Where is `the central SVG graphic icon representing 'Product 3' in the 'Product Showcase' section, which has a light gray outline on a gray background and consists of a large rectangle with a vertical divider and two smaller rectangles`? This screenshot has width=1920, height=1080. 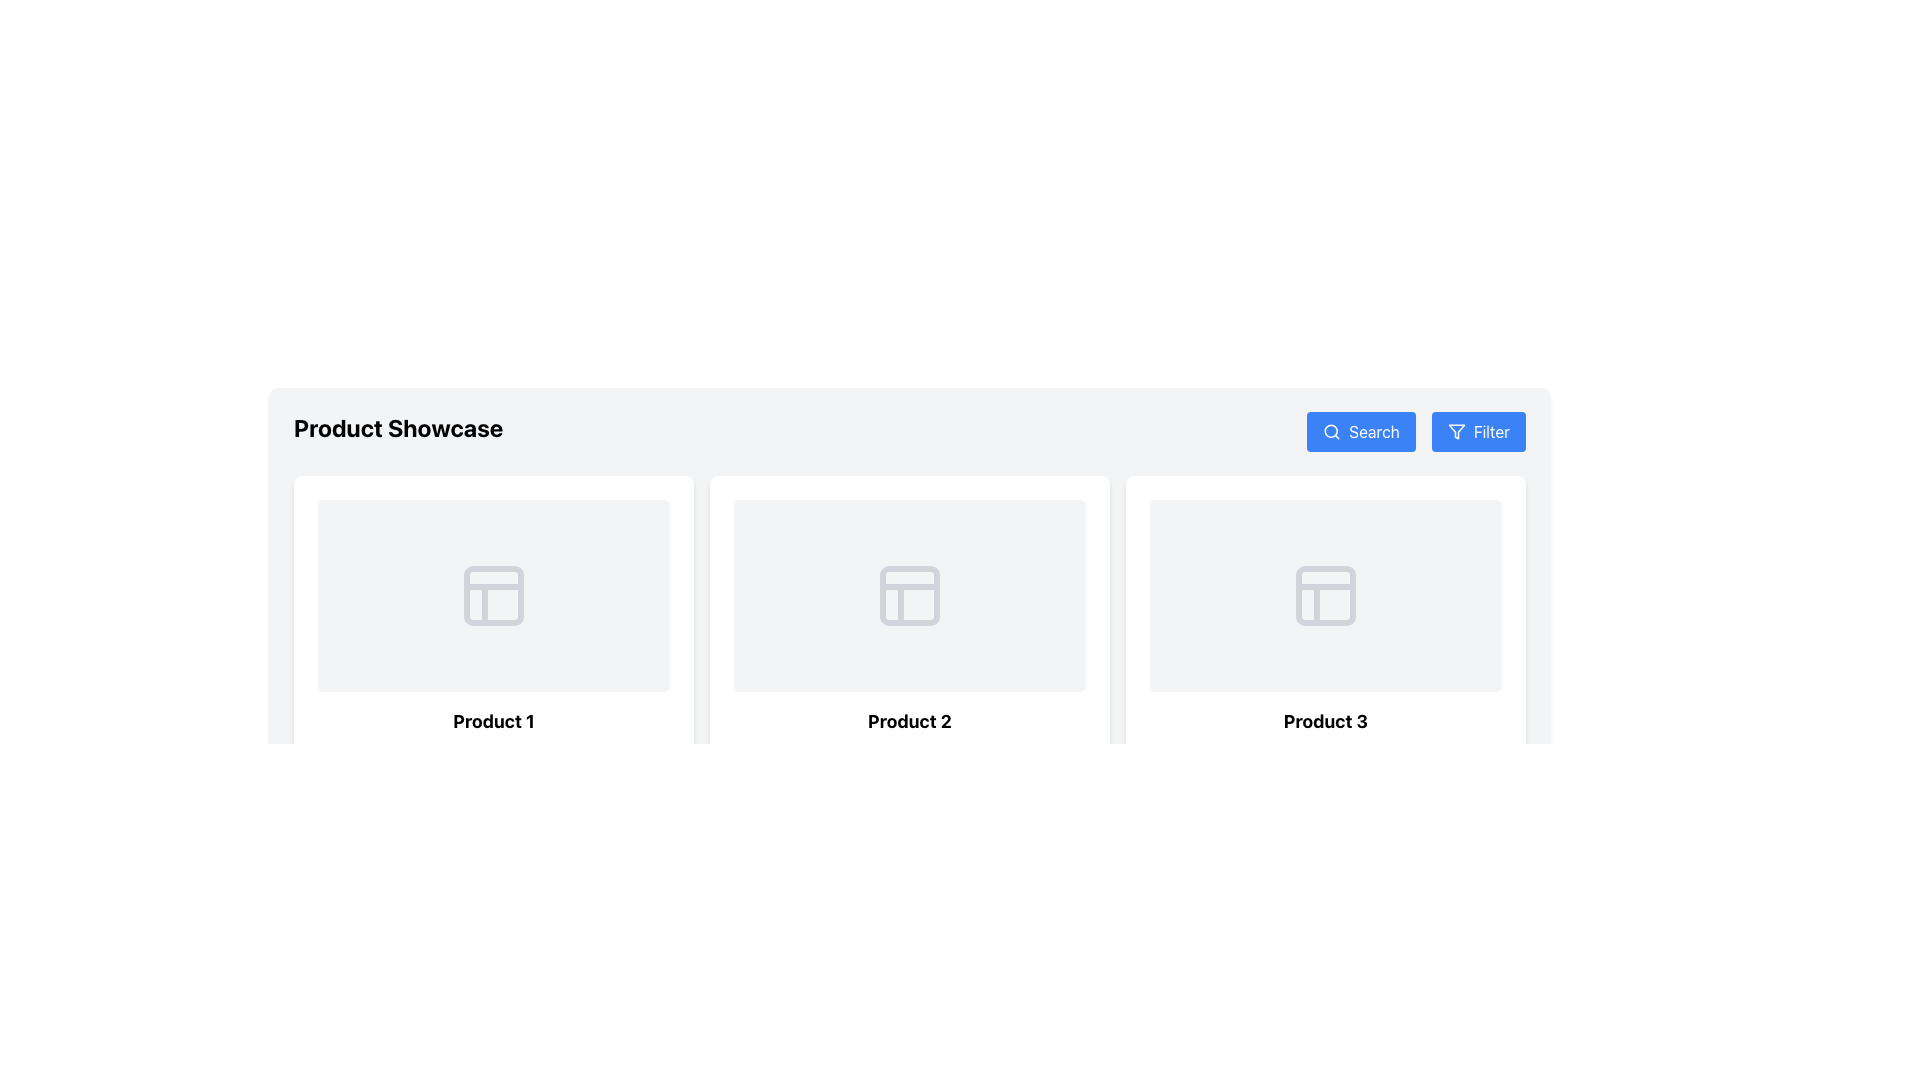
the central SVG graphic icon representing 'Product 3' in the 'Product Showcase' section, which has a light gray outline on a gray background and consists of a large rectangle with a vertical divider and two smaller rectangles is located at coordinates (1325, 595).